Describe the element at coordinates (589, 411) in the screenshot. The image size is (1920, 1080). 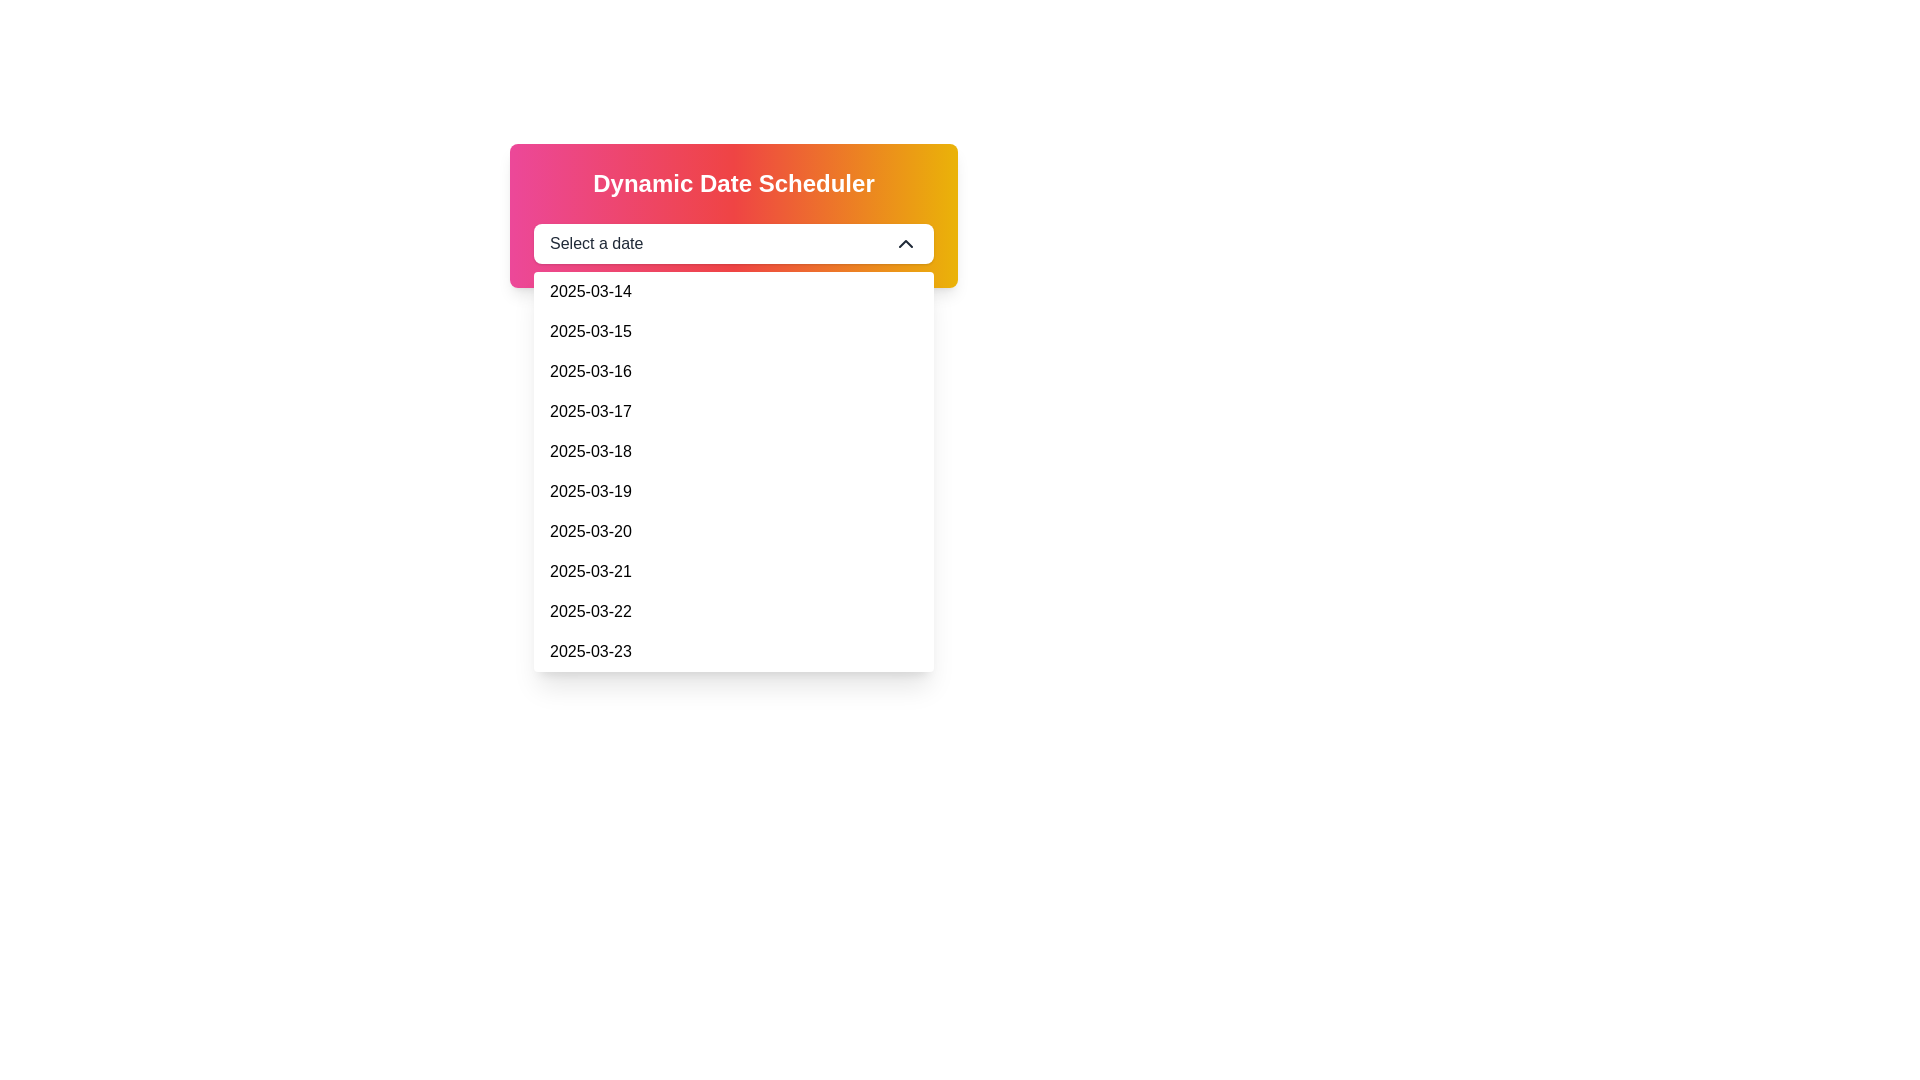
I see `to select the date '2025-03-17' from the fourth entry in the dropdown menu` at that location.